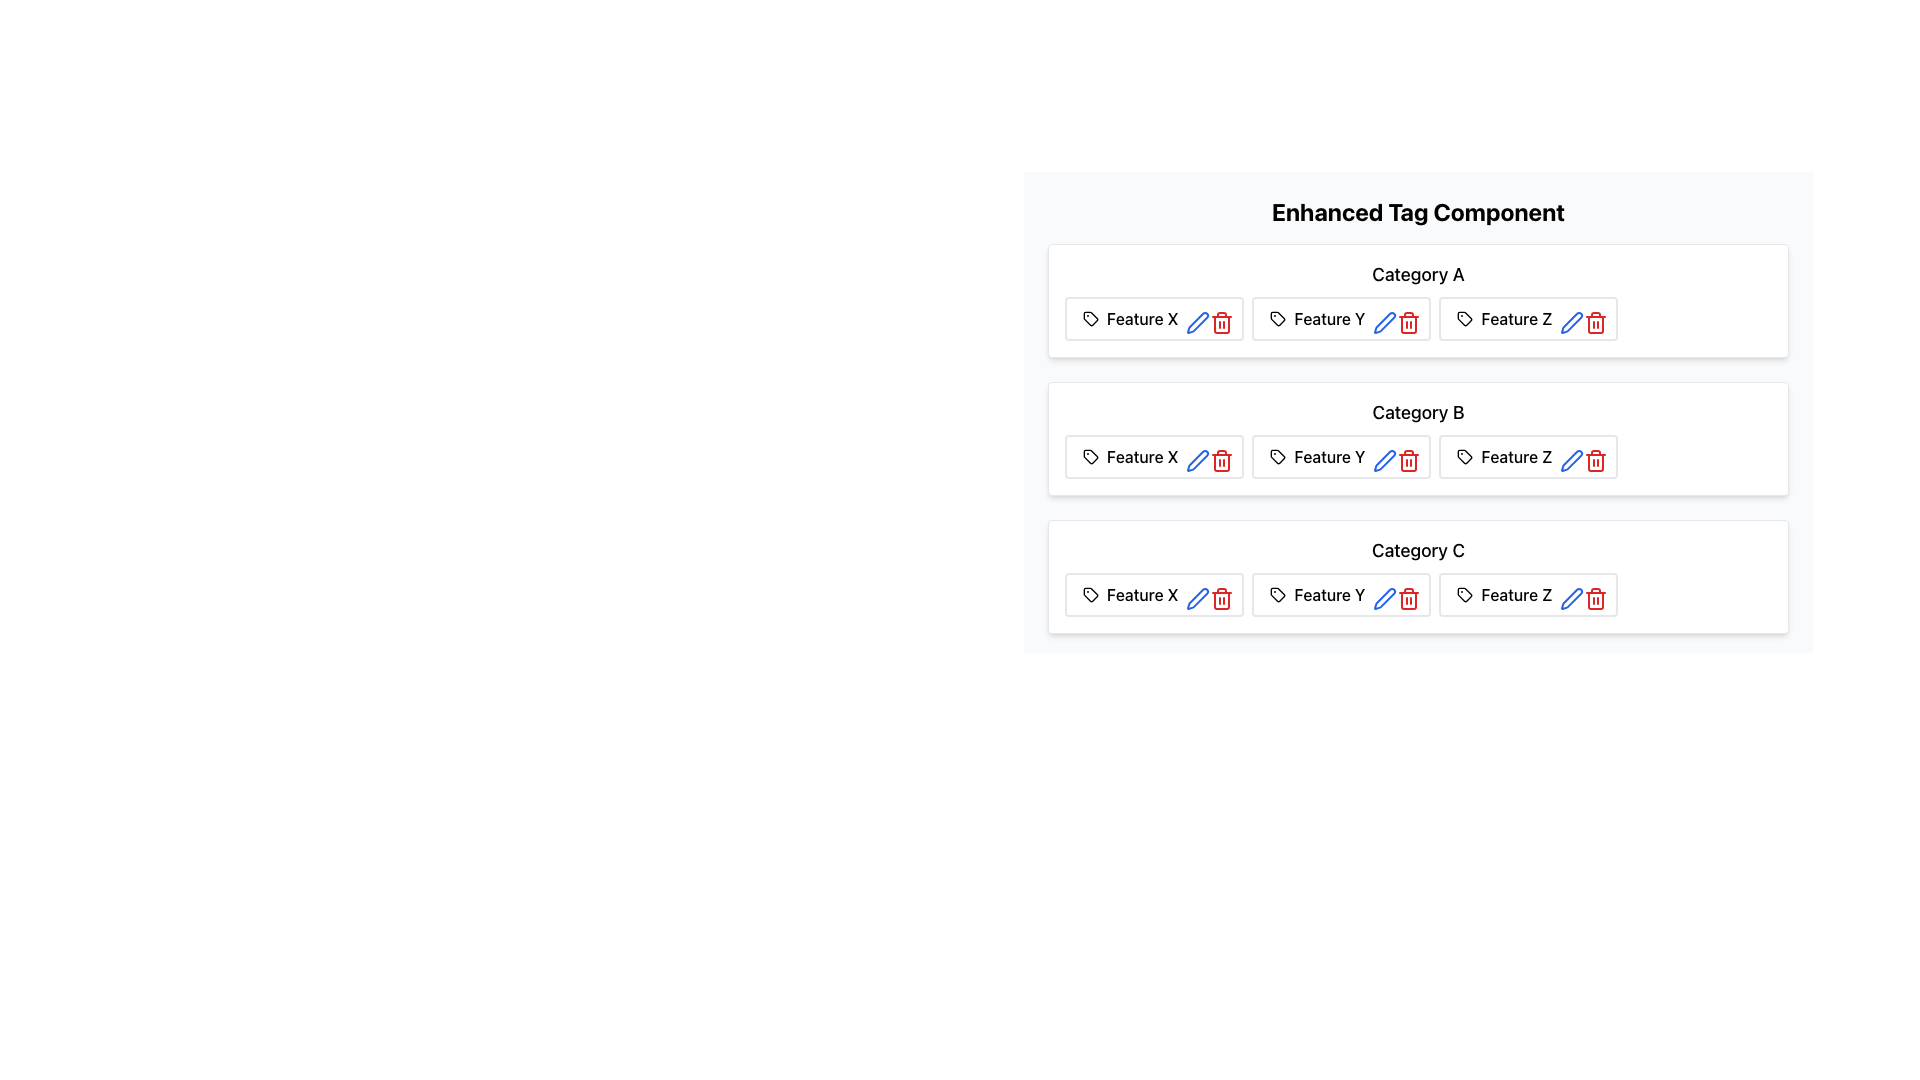 The height and width of the screenshot is (1080, 1920). What do you see at coordinates (1595, 597) in the screenshot?
I see `the red trash bin icon button located as the last action icon in the row associated with Feature Z within Category A` at bounding box center [1595, 597].